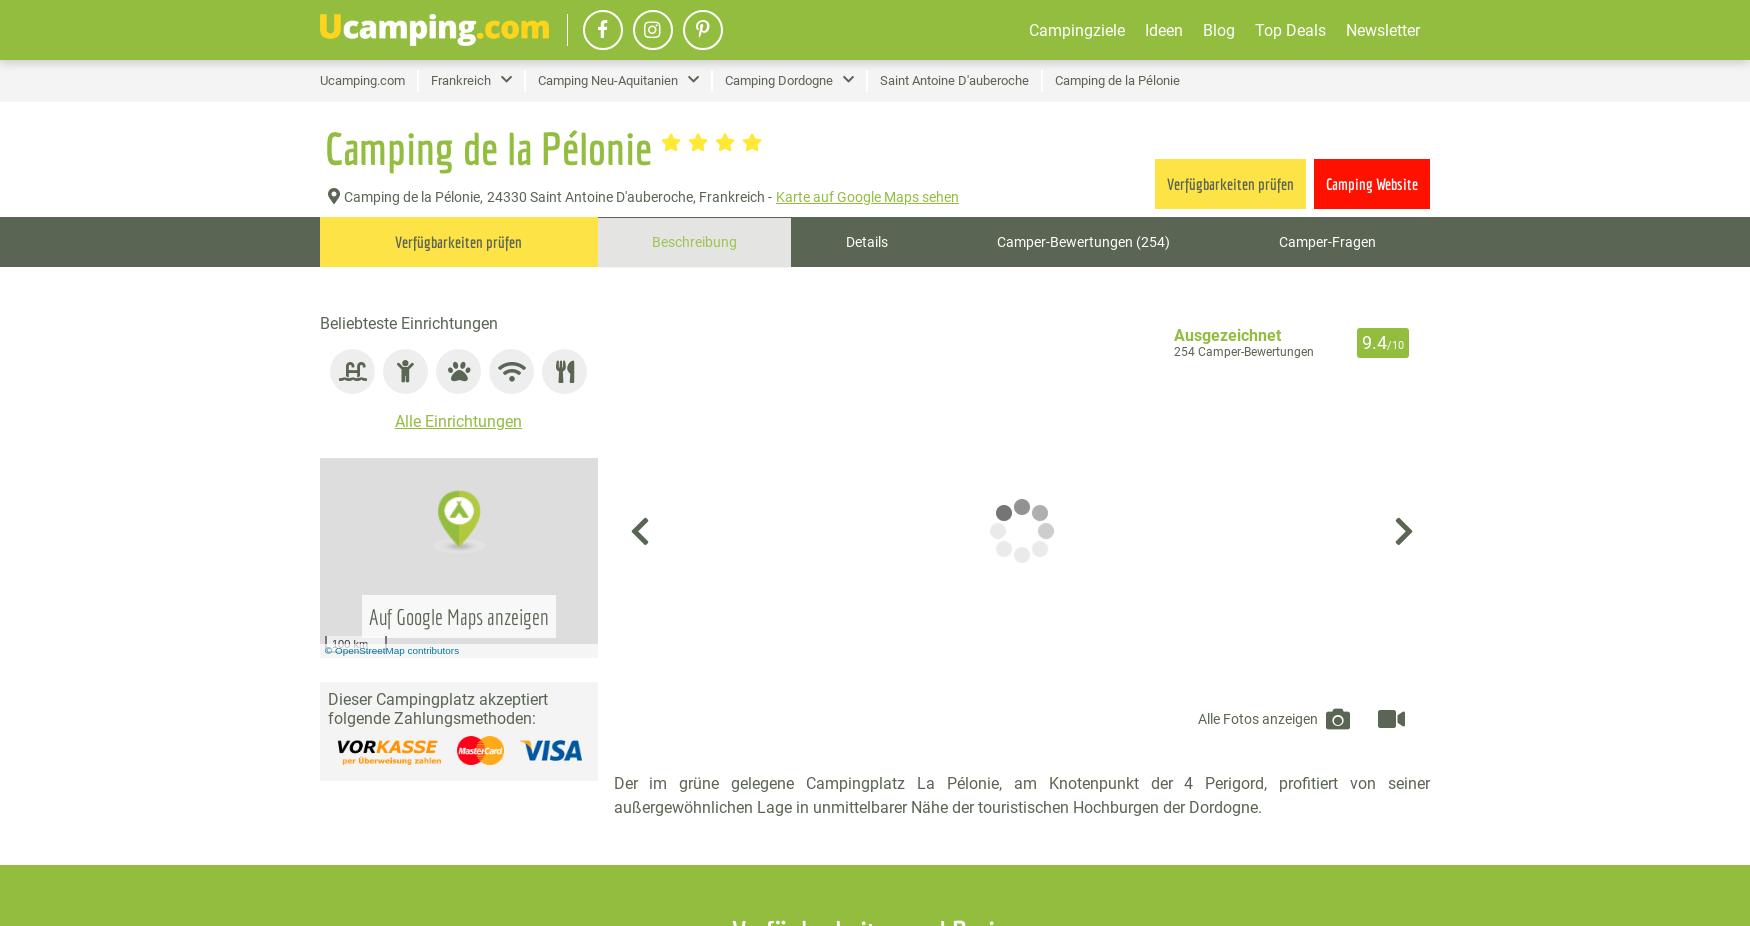 This screenshot has height=926, width=1750. What do you see at coordinates (1117, 132) in the screenshot?
I see `'Camping am See'` at bounding box center [1117, 132].